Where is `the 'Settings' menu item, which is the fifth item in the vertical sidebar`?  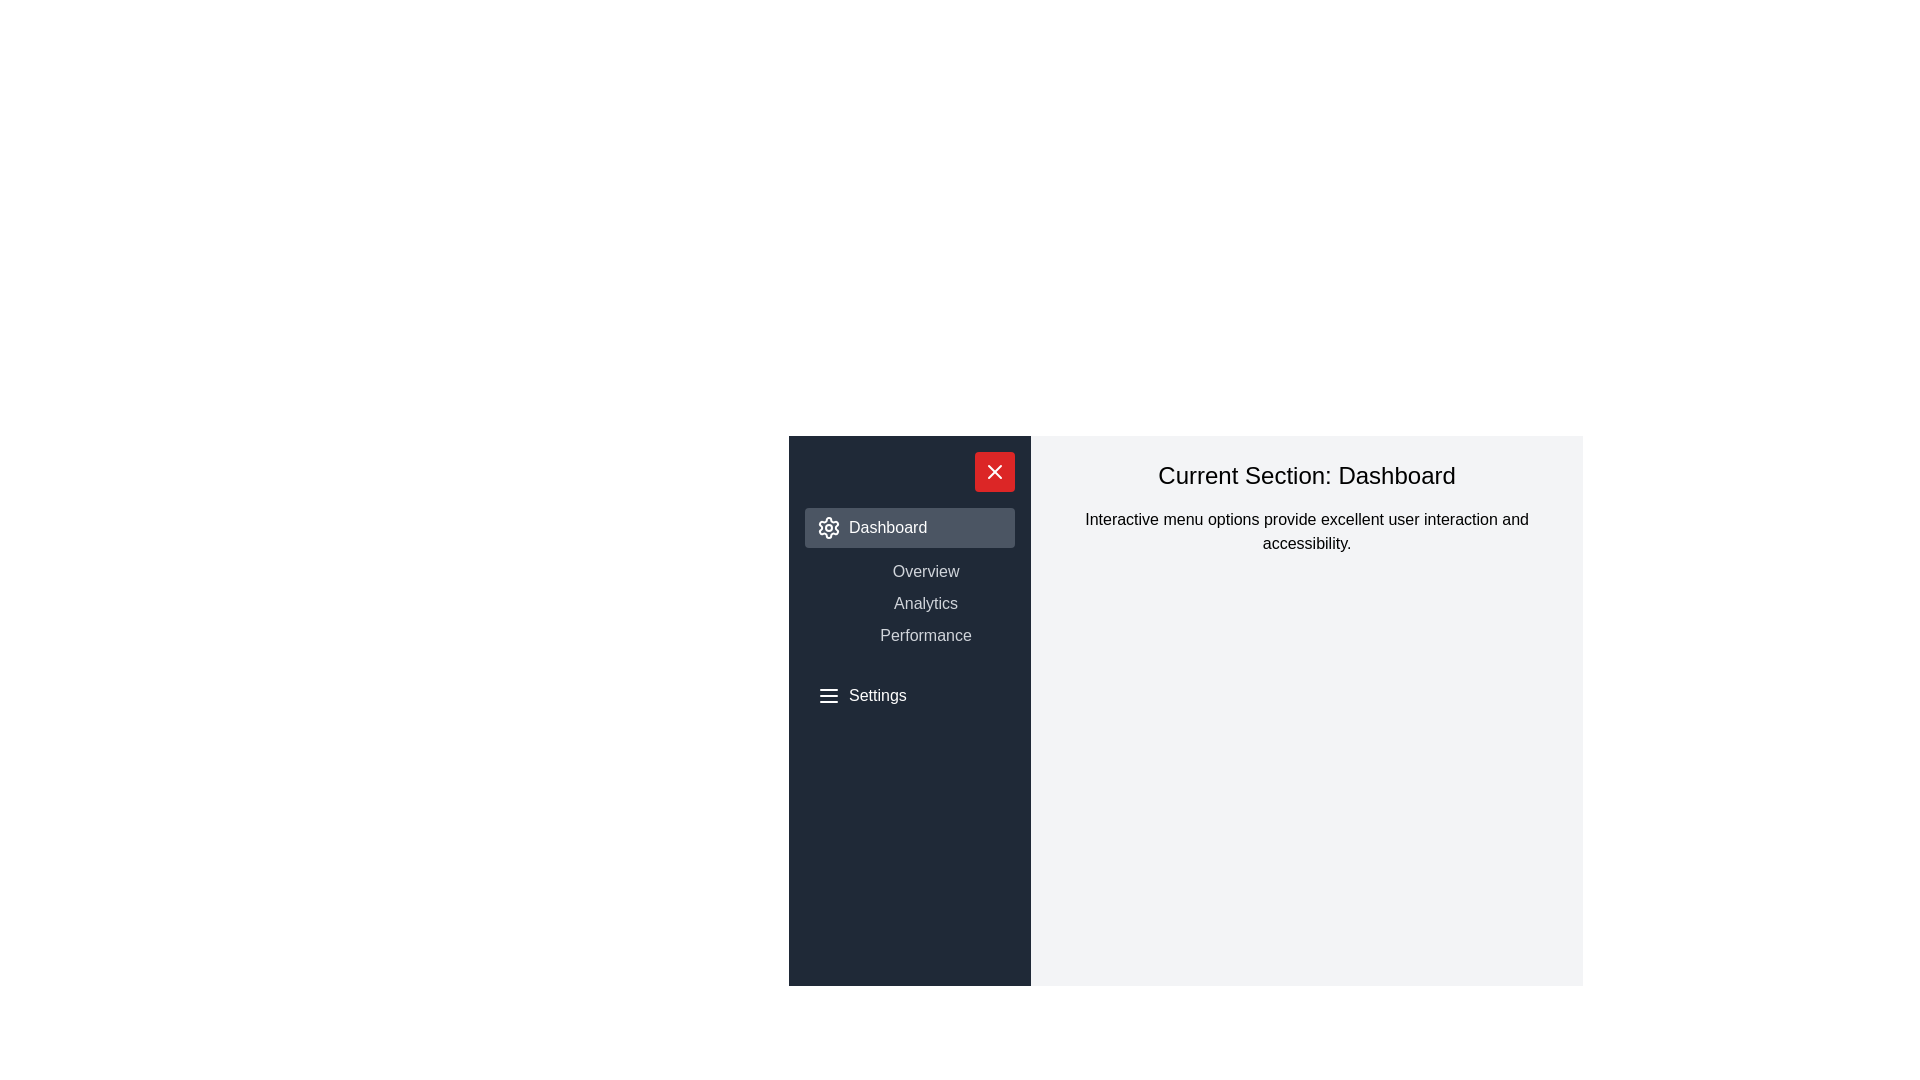
the 'Settings' menu item, which is the fifth item in the vertical sidebar is located at coordinates (909, 694).